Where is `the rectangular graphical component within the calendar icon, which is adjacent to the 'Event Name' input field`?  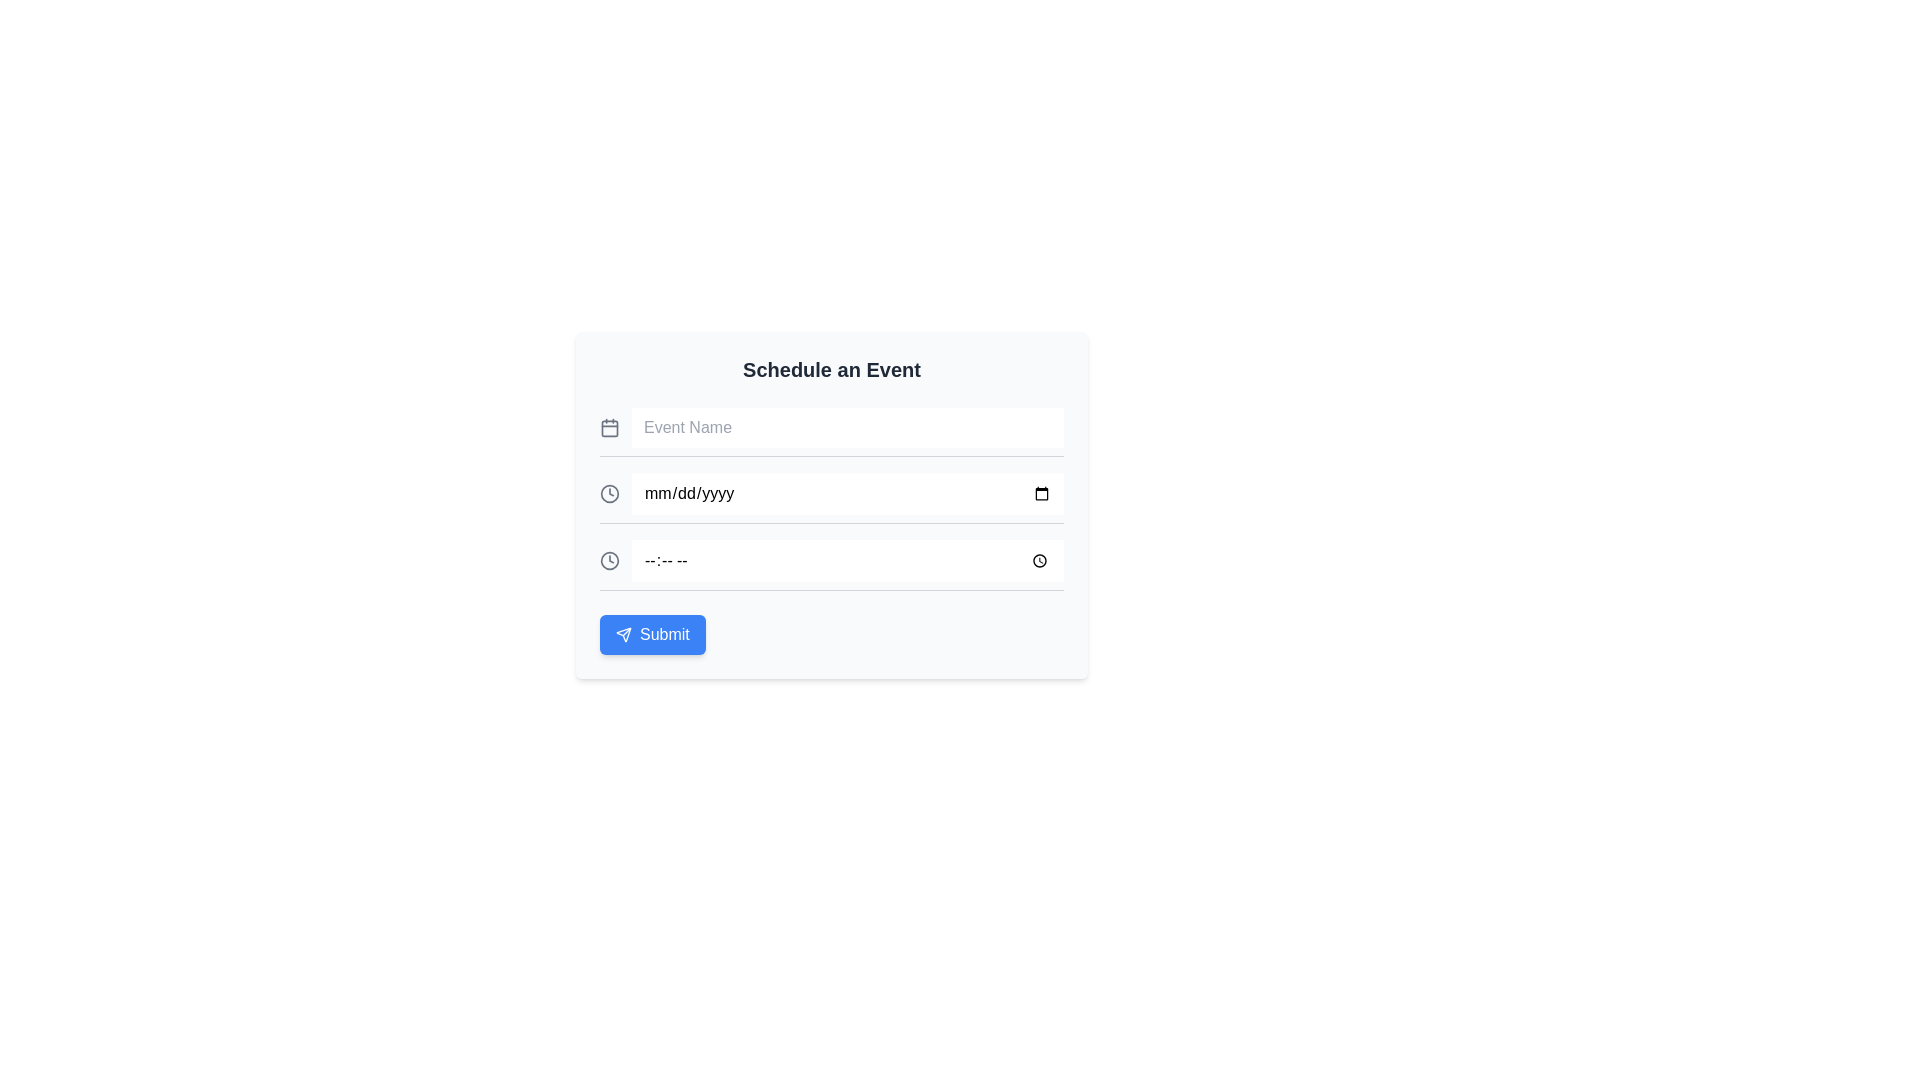 the rectangular graphical component within the calendar icon, which is adjacent to the 'Event Name' input field is located at coordinates (608, 427).